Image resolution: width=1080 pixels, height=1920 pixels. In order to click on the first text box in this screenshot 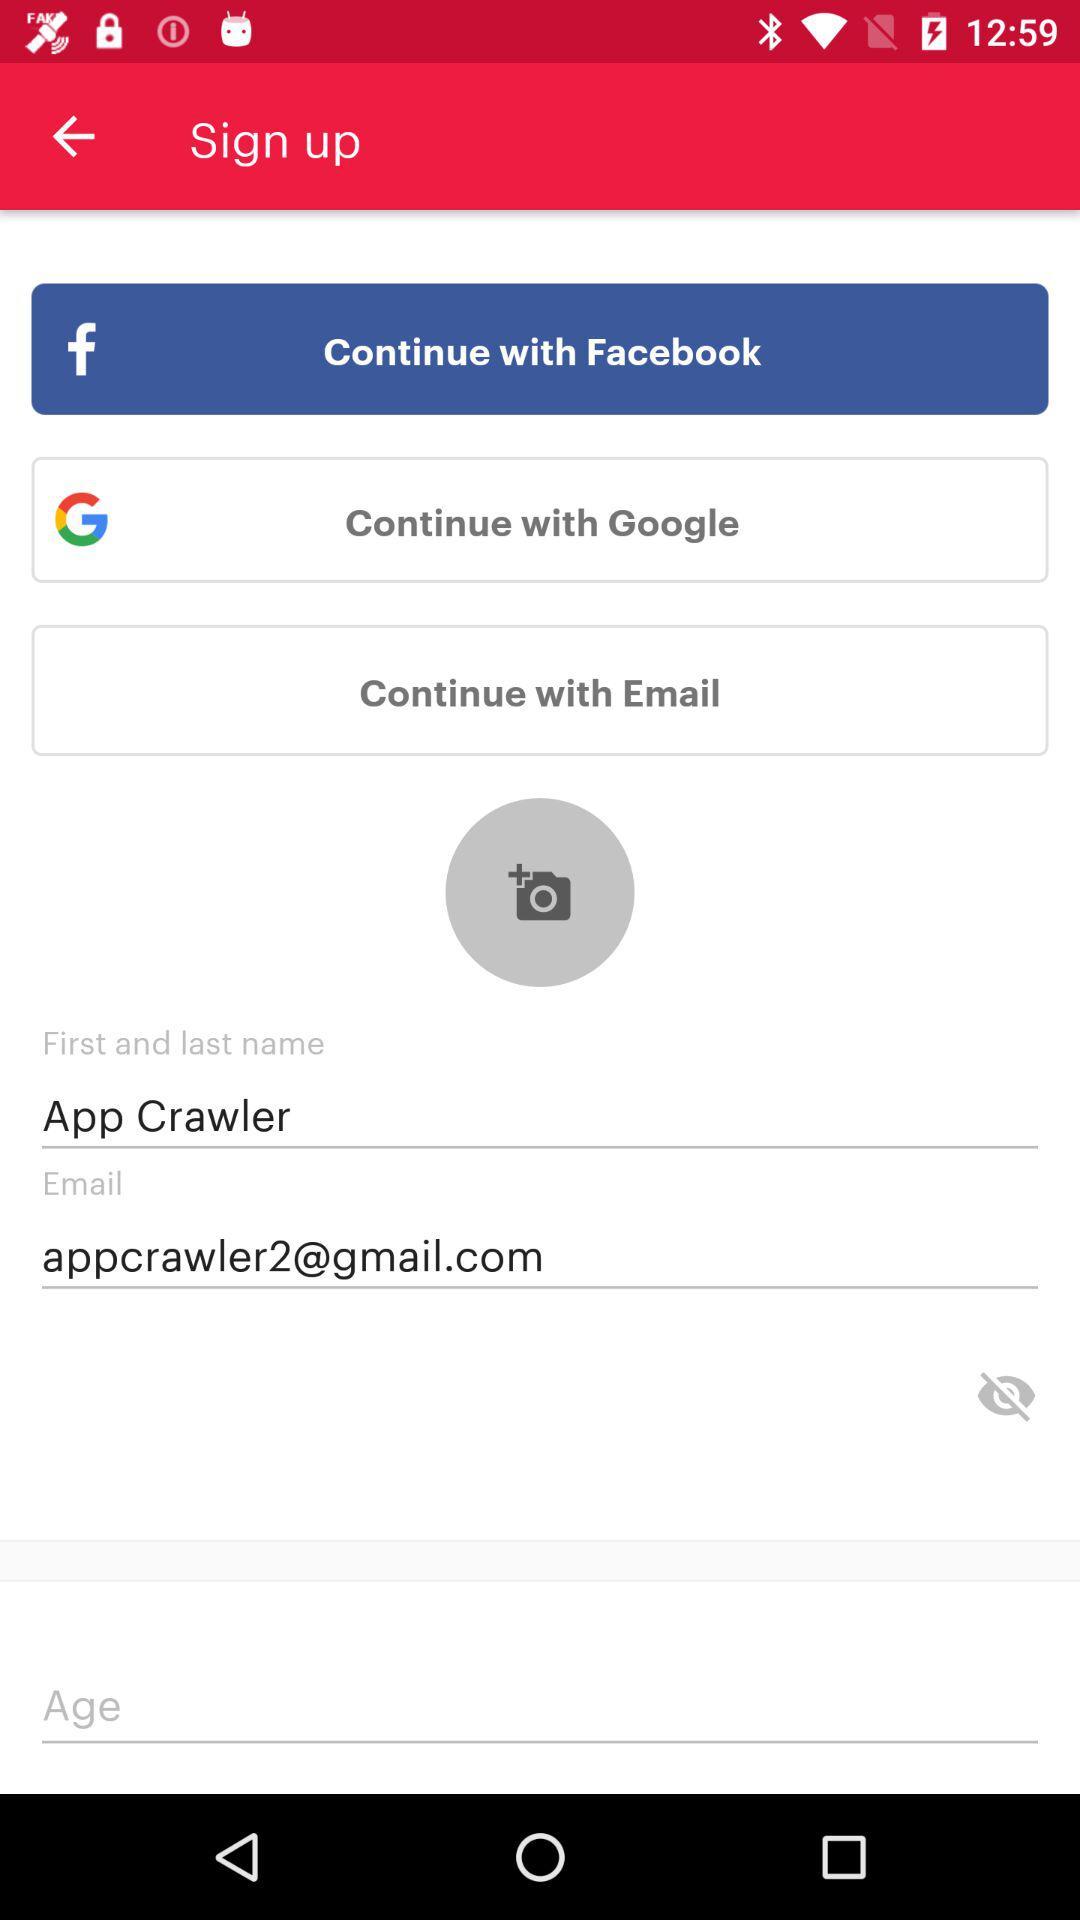, I will do `click(540, 1112)`.